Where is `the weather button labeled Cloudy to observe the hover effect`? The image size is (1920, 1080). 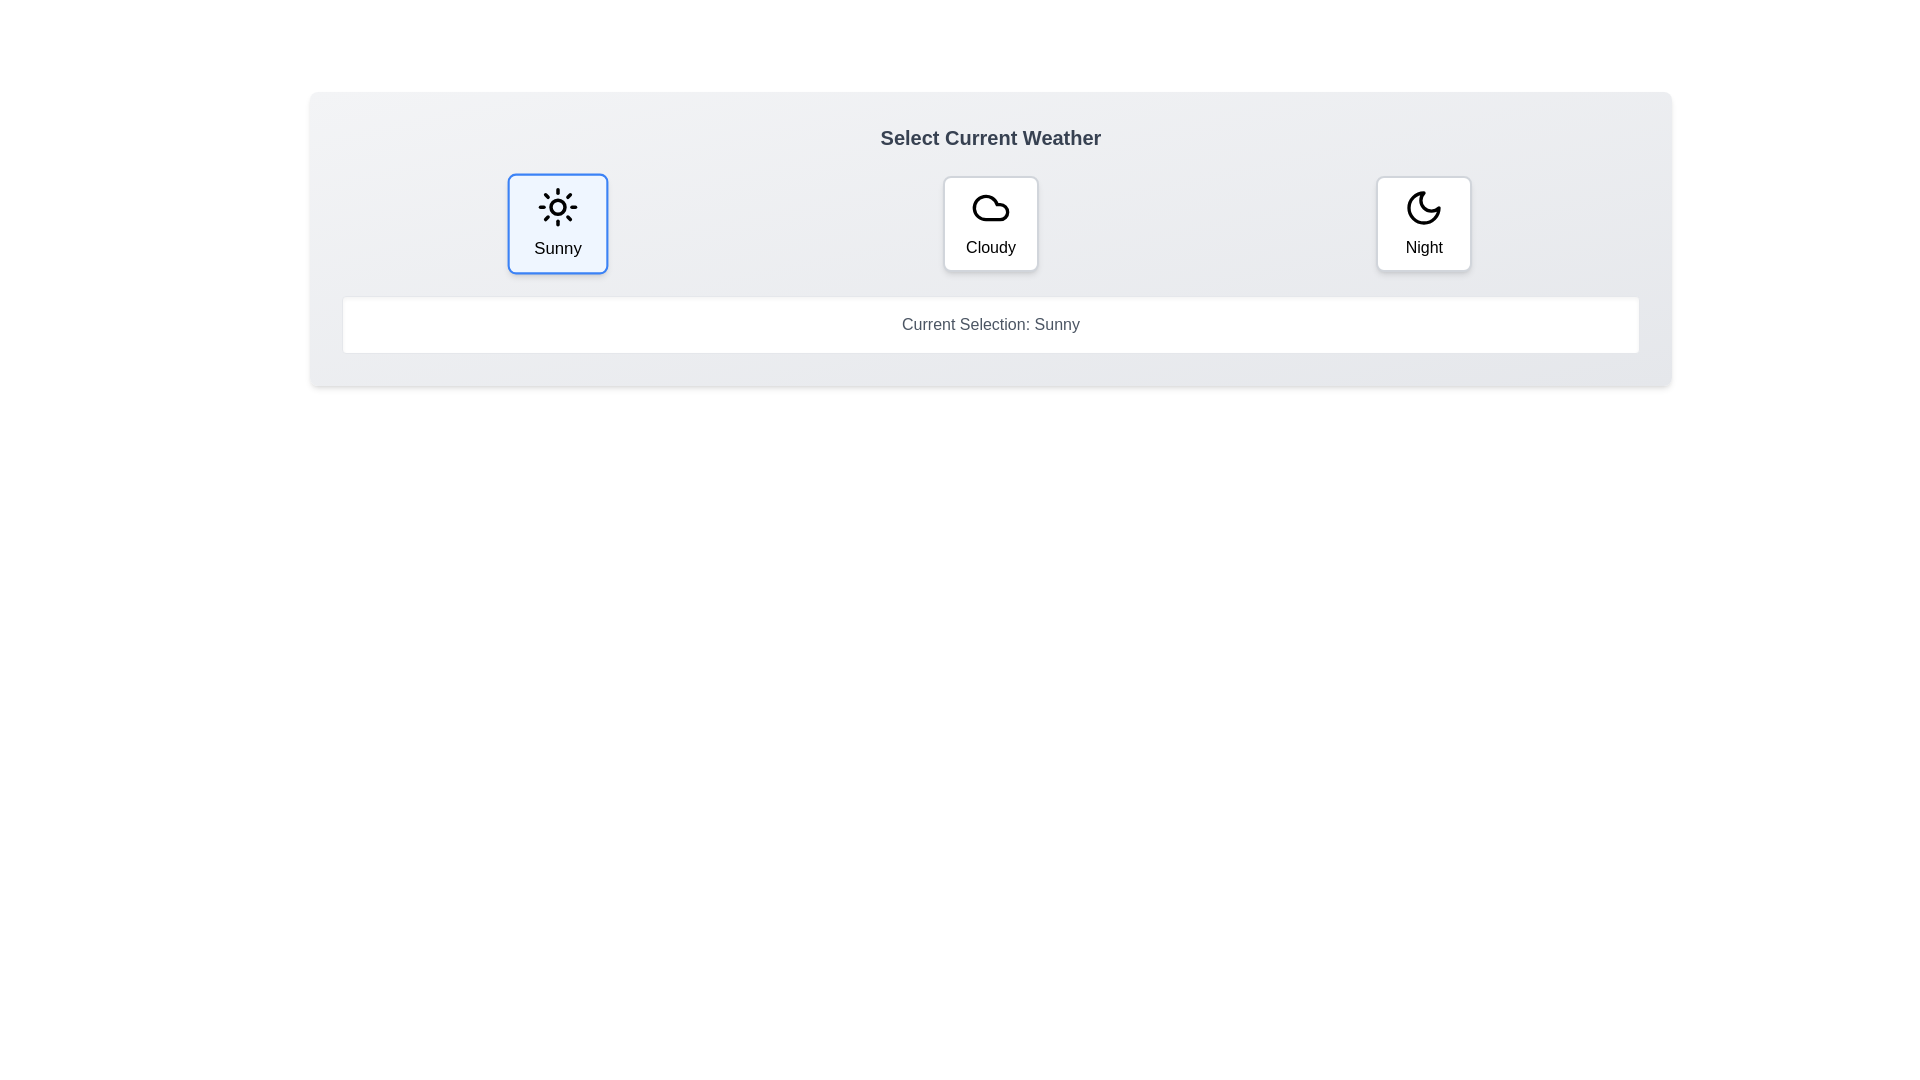
the weather button labeled Cloudy to observe the hover effect is located at coordinates (990, 223).